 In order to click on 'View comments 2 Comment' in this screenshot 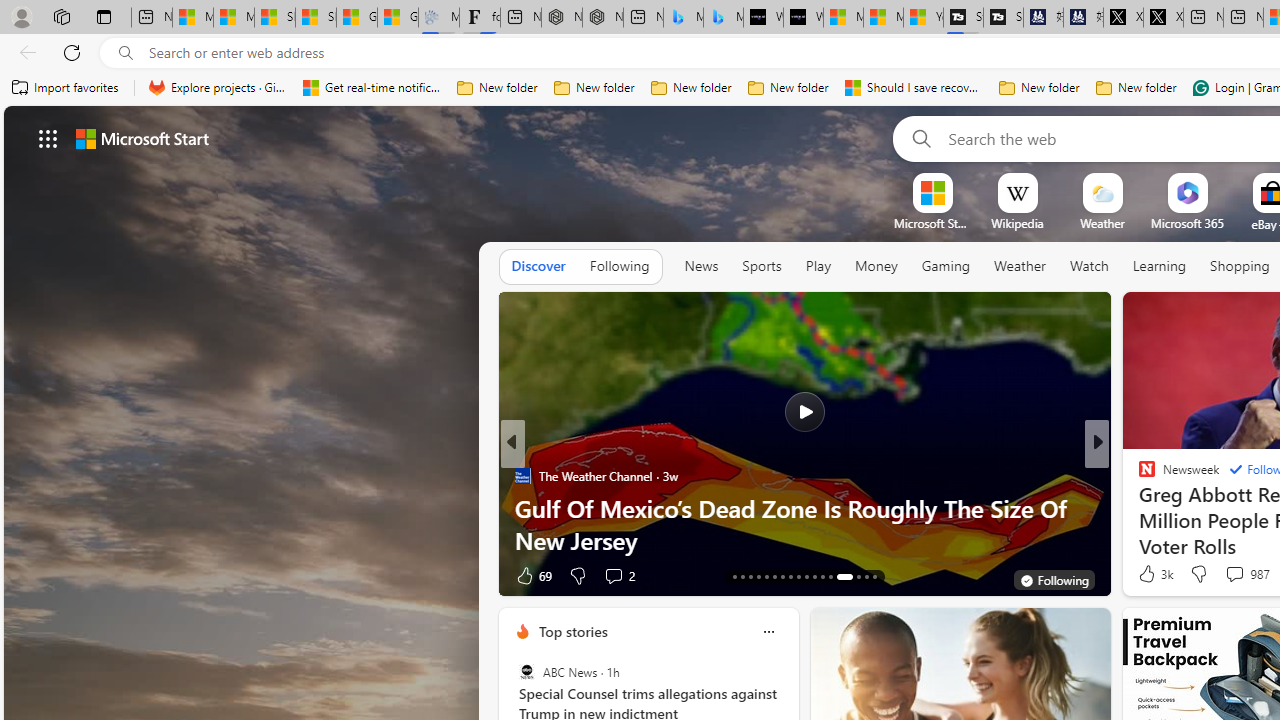, I will do `click(612, 575)`.